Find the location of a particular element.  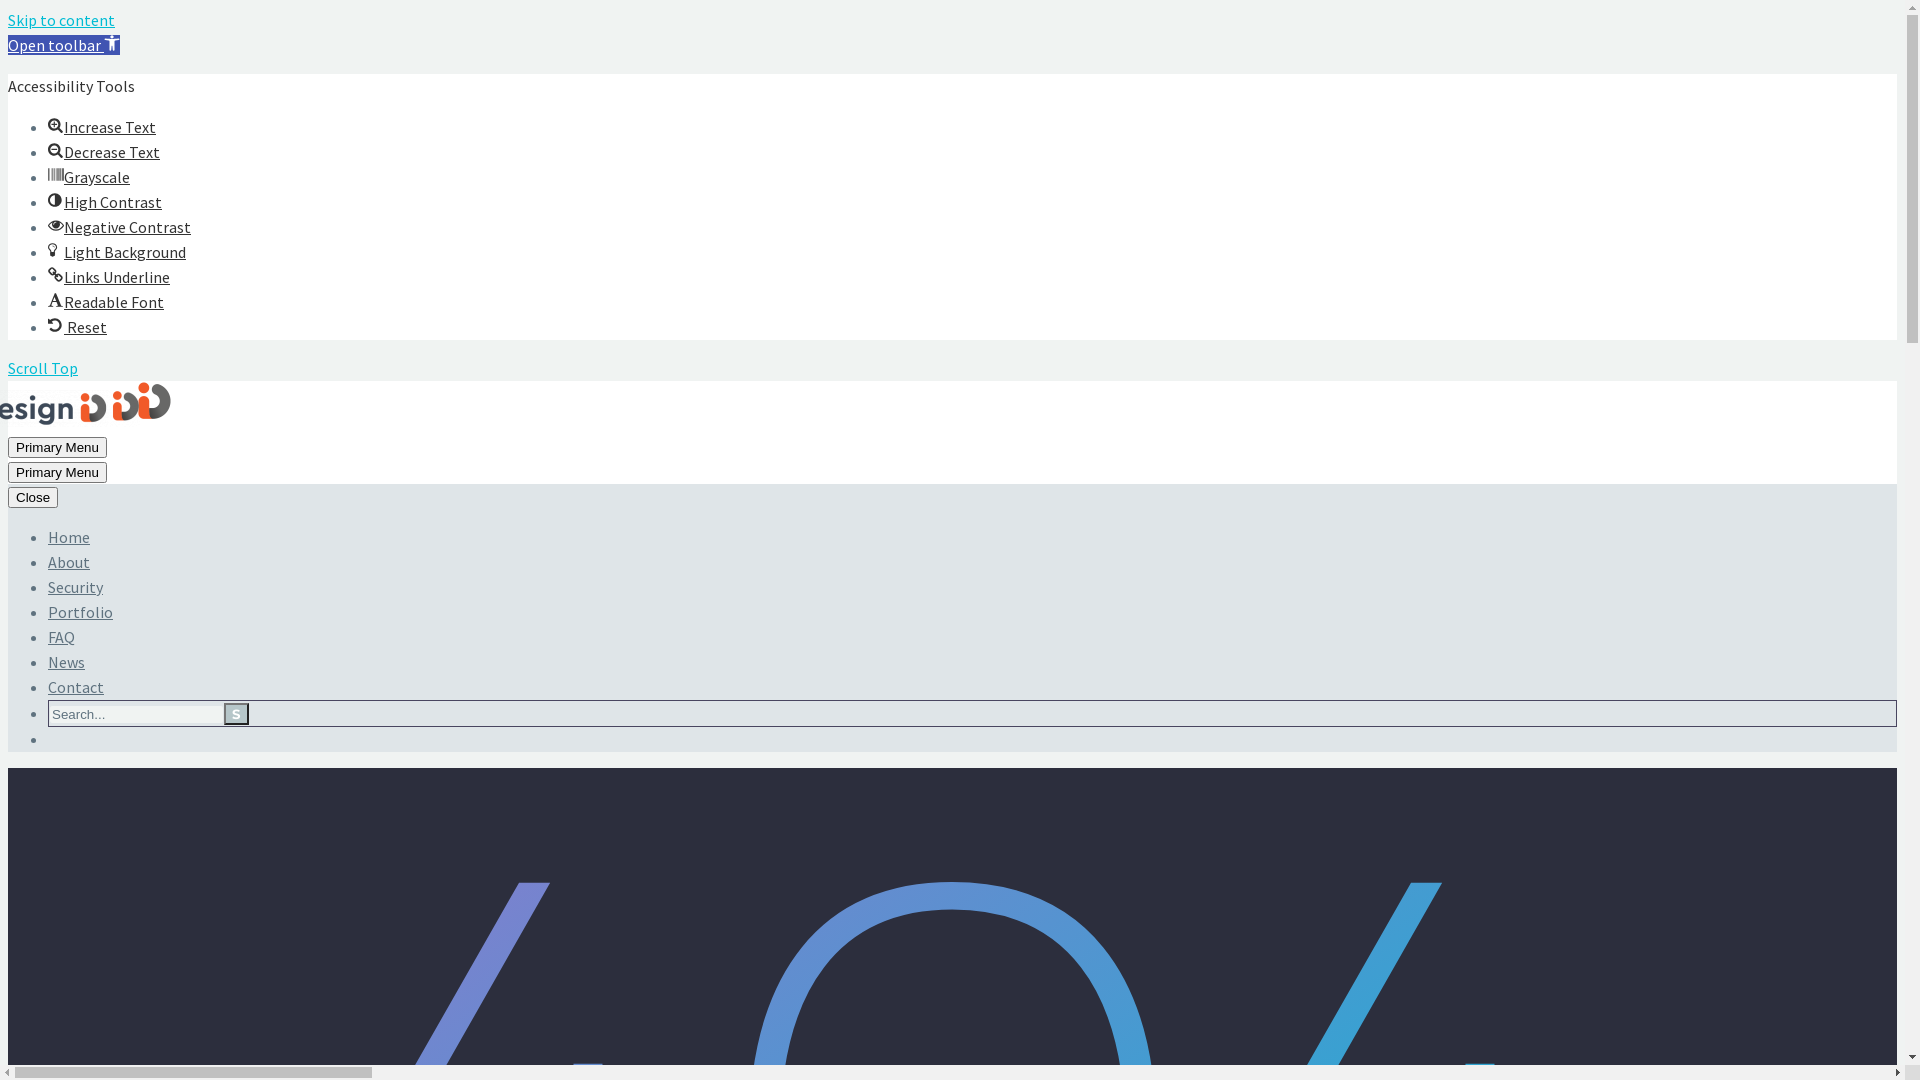

'News' is located at coordinates (48, 662).